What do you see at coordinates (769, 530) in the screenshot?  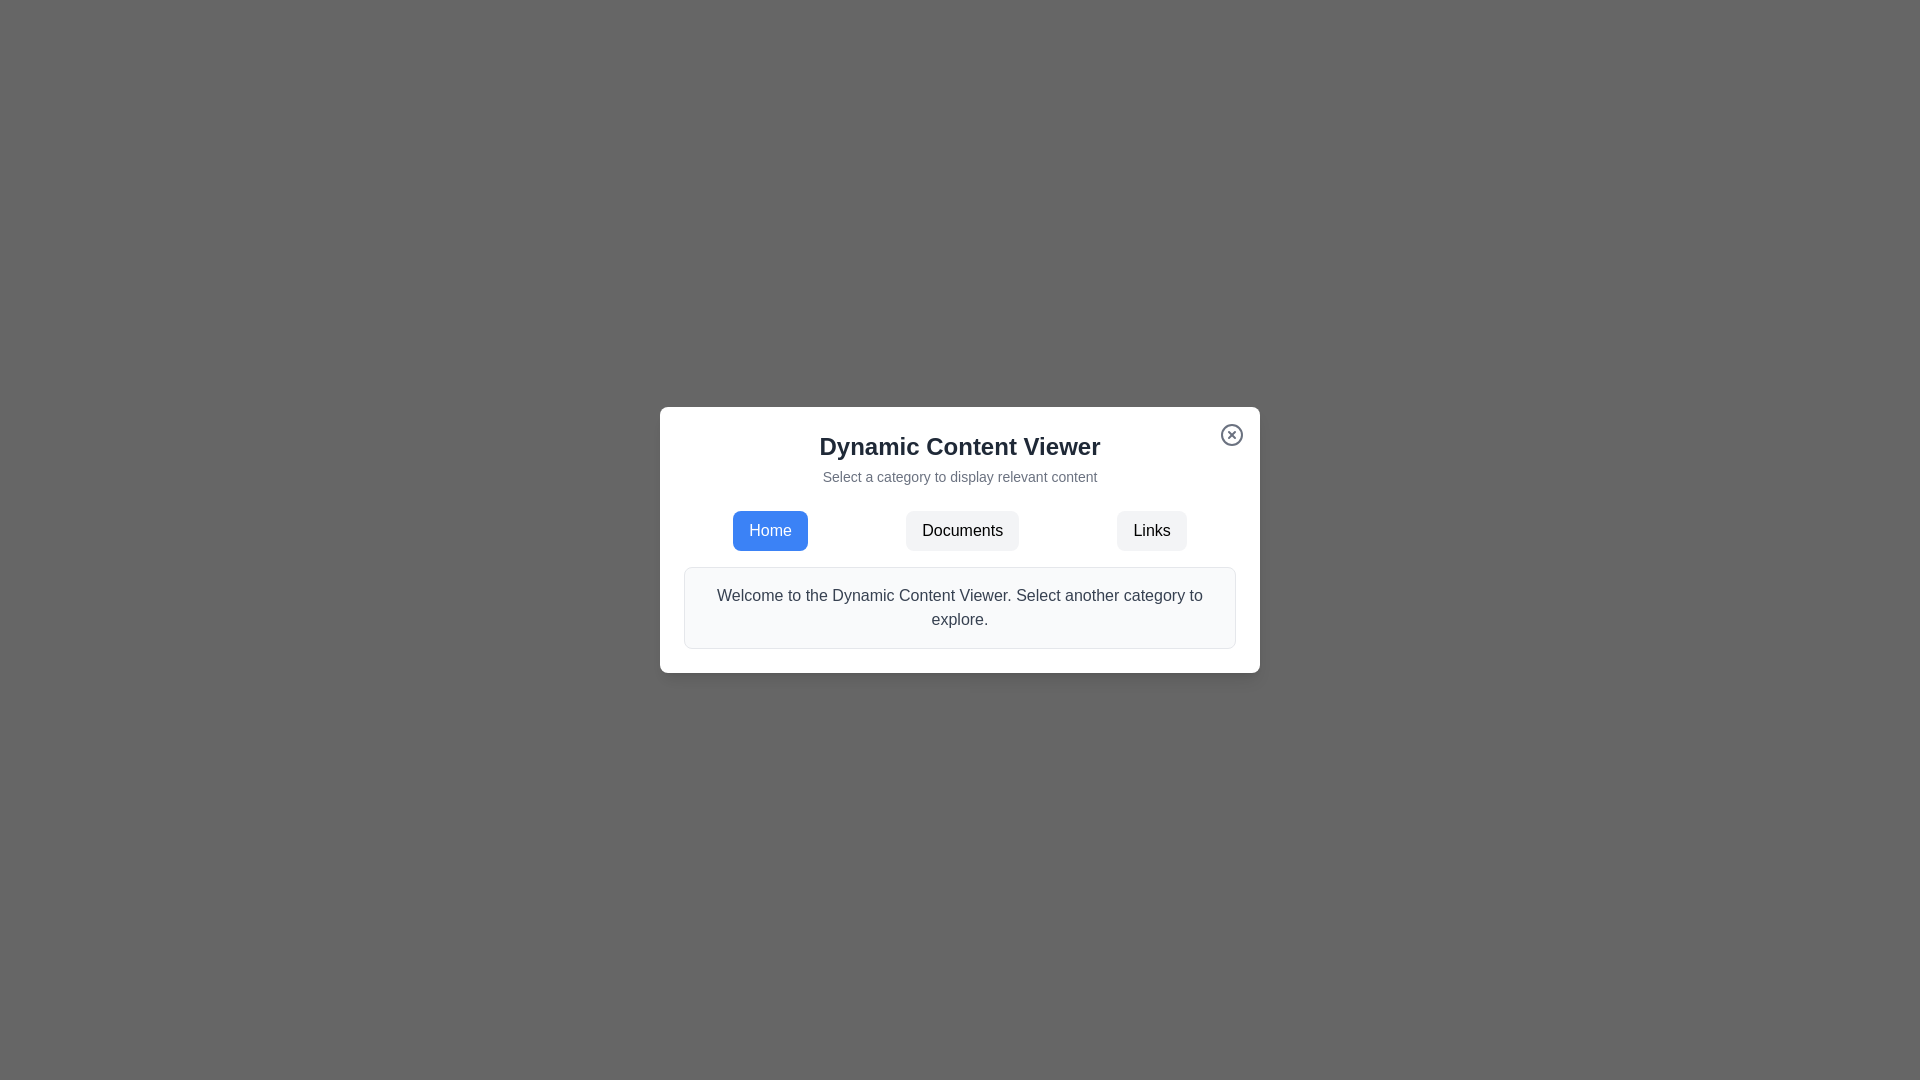 I see `the 'Home' button, which is a rectangular button with rounded corners and a blue background` at bounding box center [769, 530].